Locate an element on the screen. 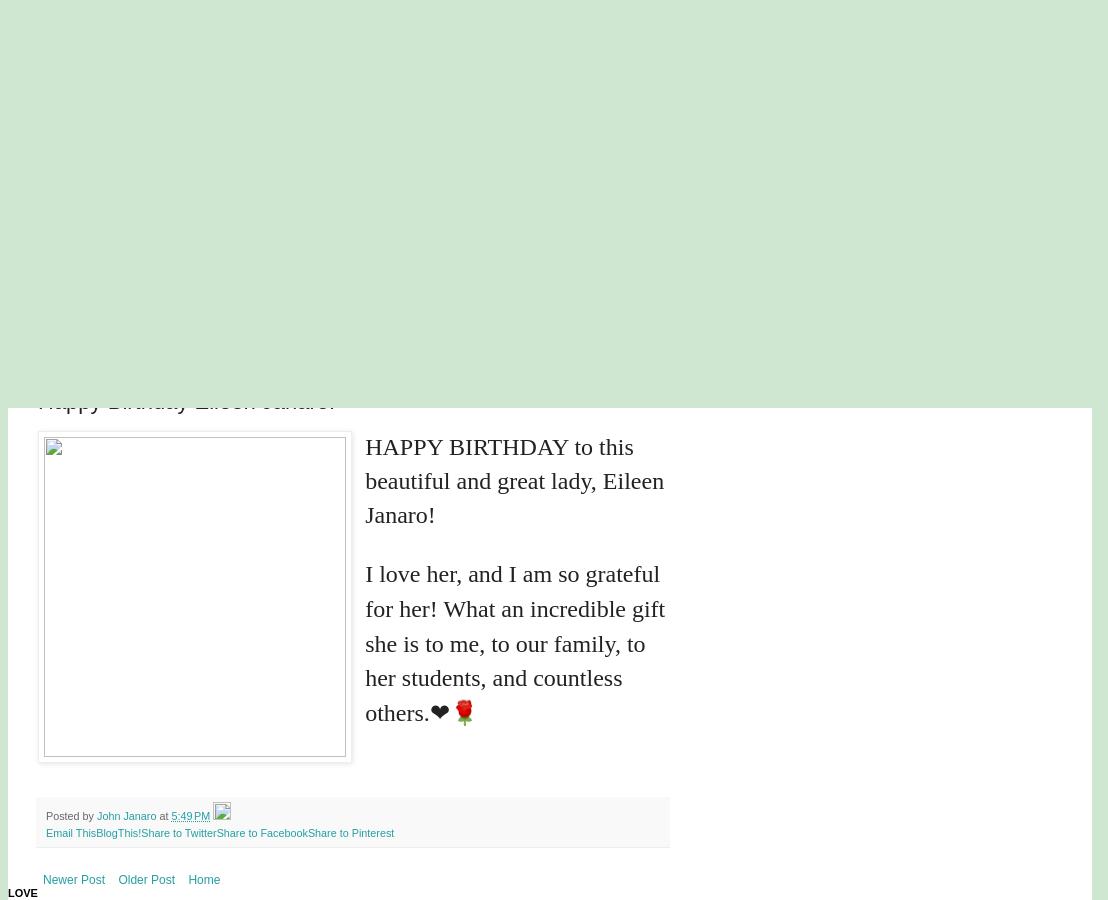 Image resolution: width=1108 pixels, height=900 pixels. 'Older Post' is located at coordinates (145, 880).